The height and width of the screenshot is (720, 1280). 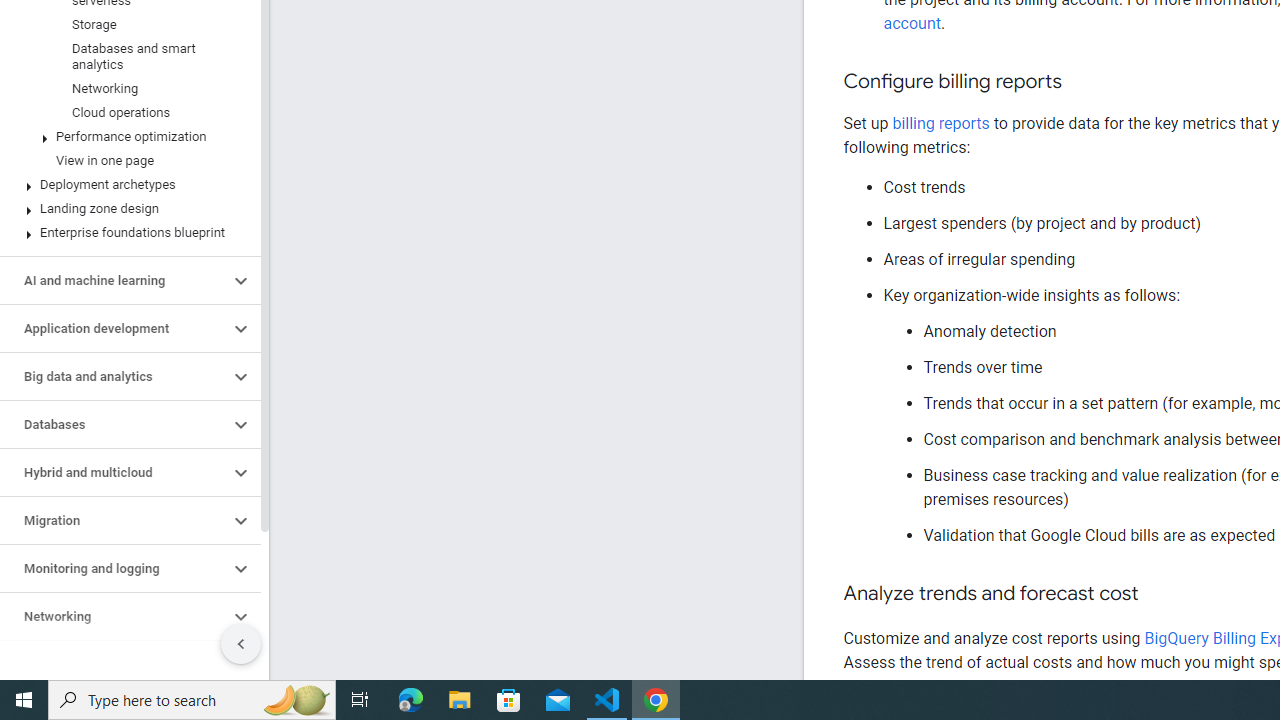 What do you see at coordinates (113, 376) in the screenshot?
I see `'Big data and analytics'` at bounding box center [113, 376].